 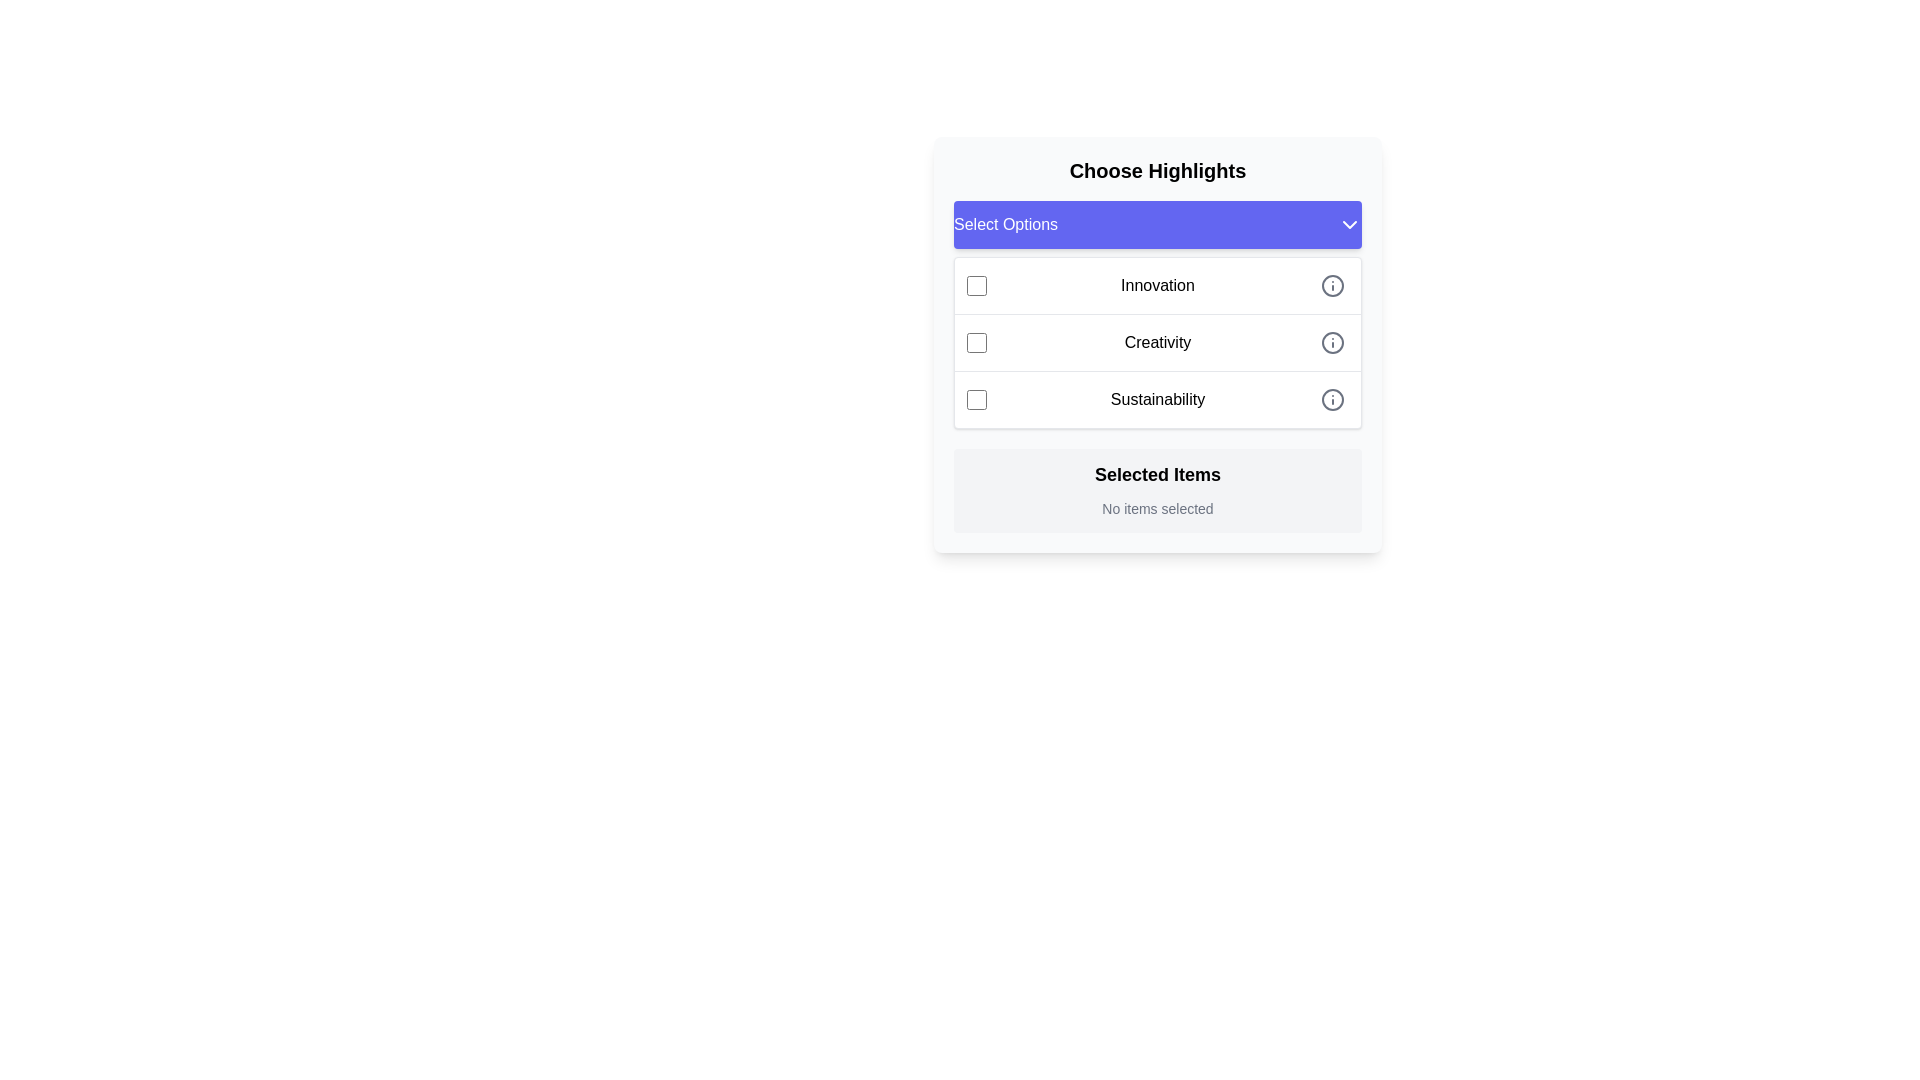 What do you see at coordinates (1333, 400) in the screenshot?
I see `the Information icon, which is the last among a series of similar icons, located to the right of the checkbox and 'Sustainability' text on the third row in the list` at bounding box center [1333, 400].